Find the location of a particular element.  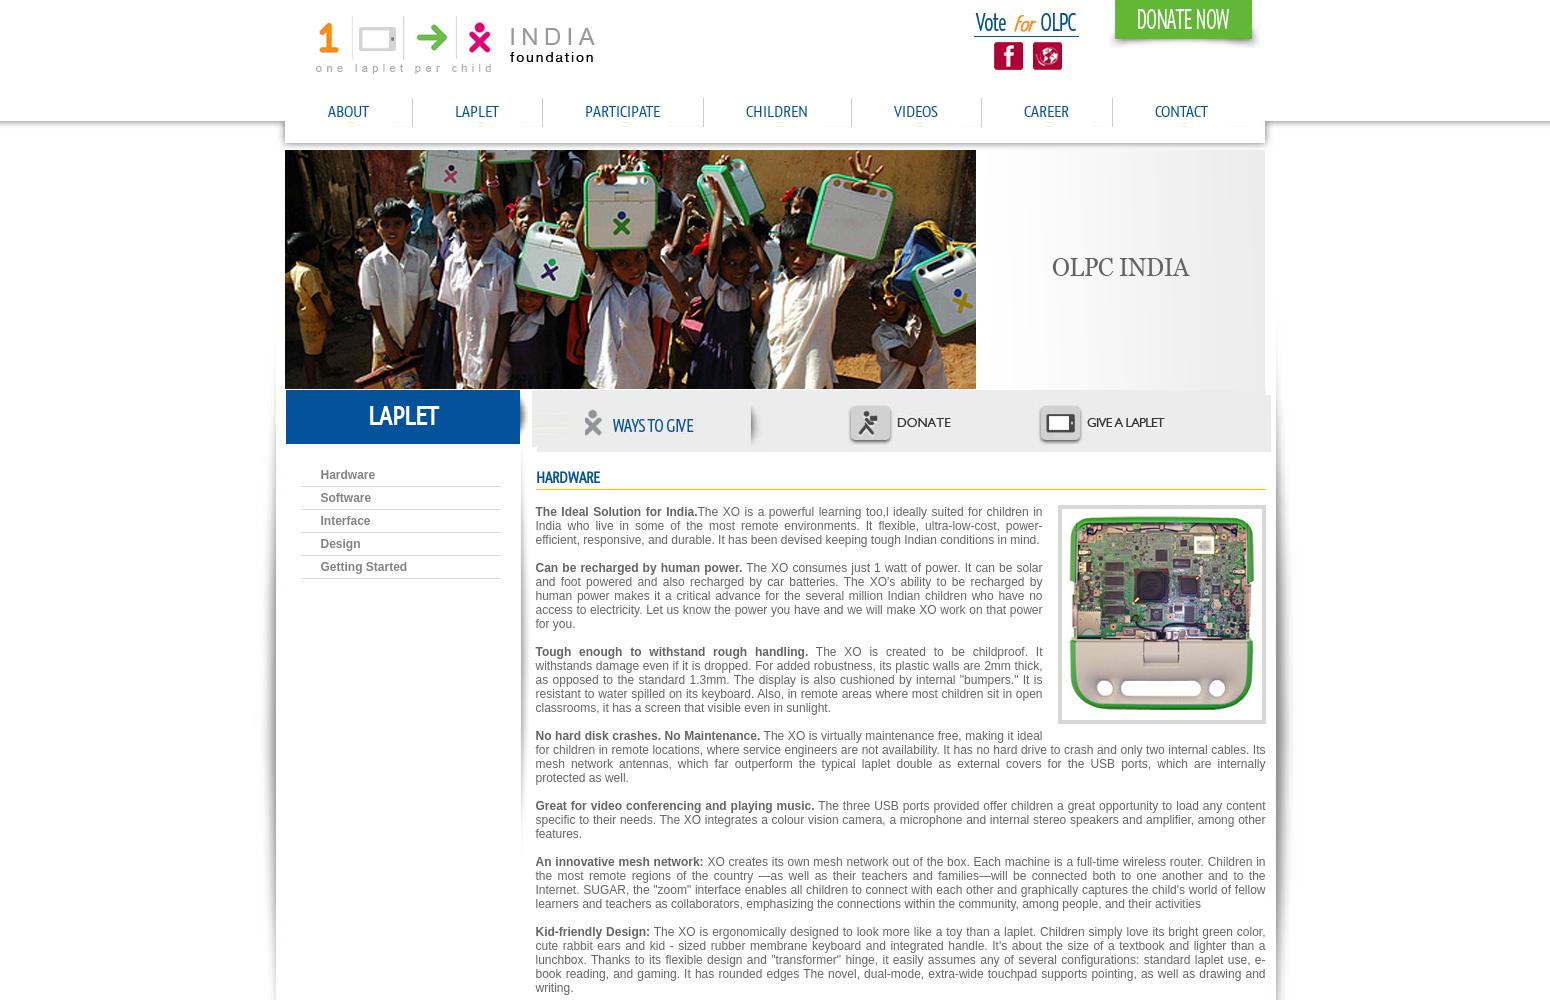

'The Ideal Solution for India.' is located at coordinates (534, 512).